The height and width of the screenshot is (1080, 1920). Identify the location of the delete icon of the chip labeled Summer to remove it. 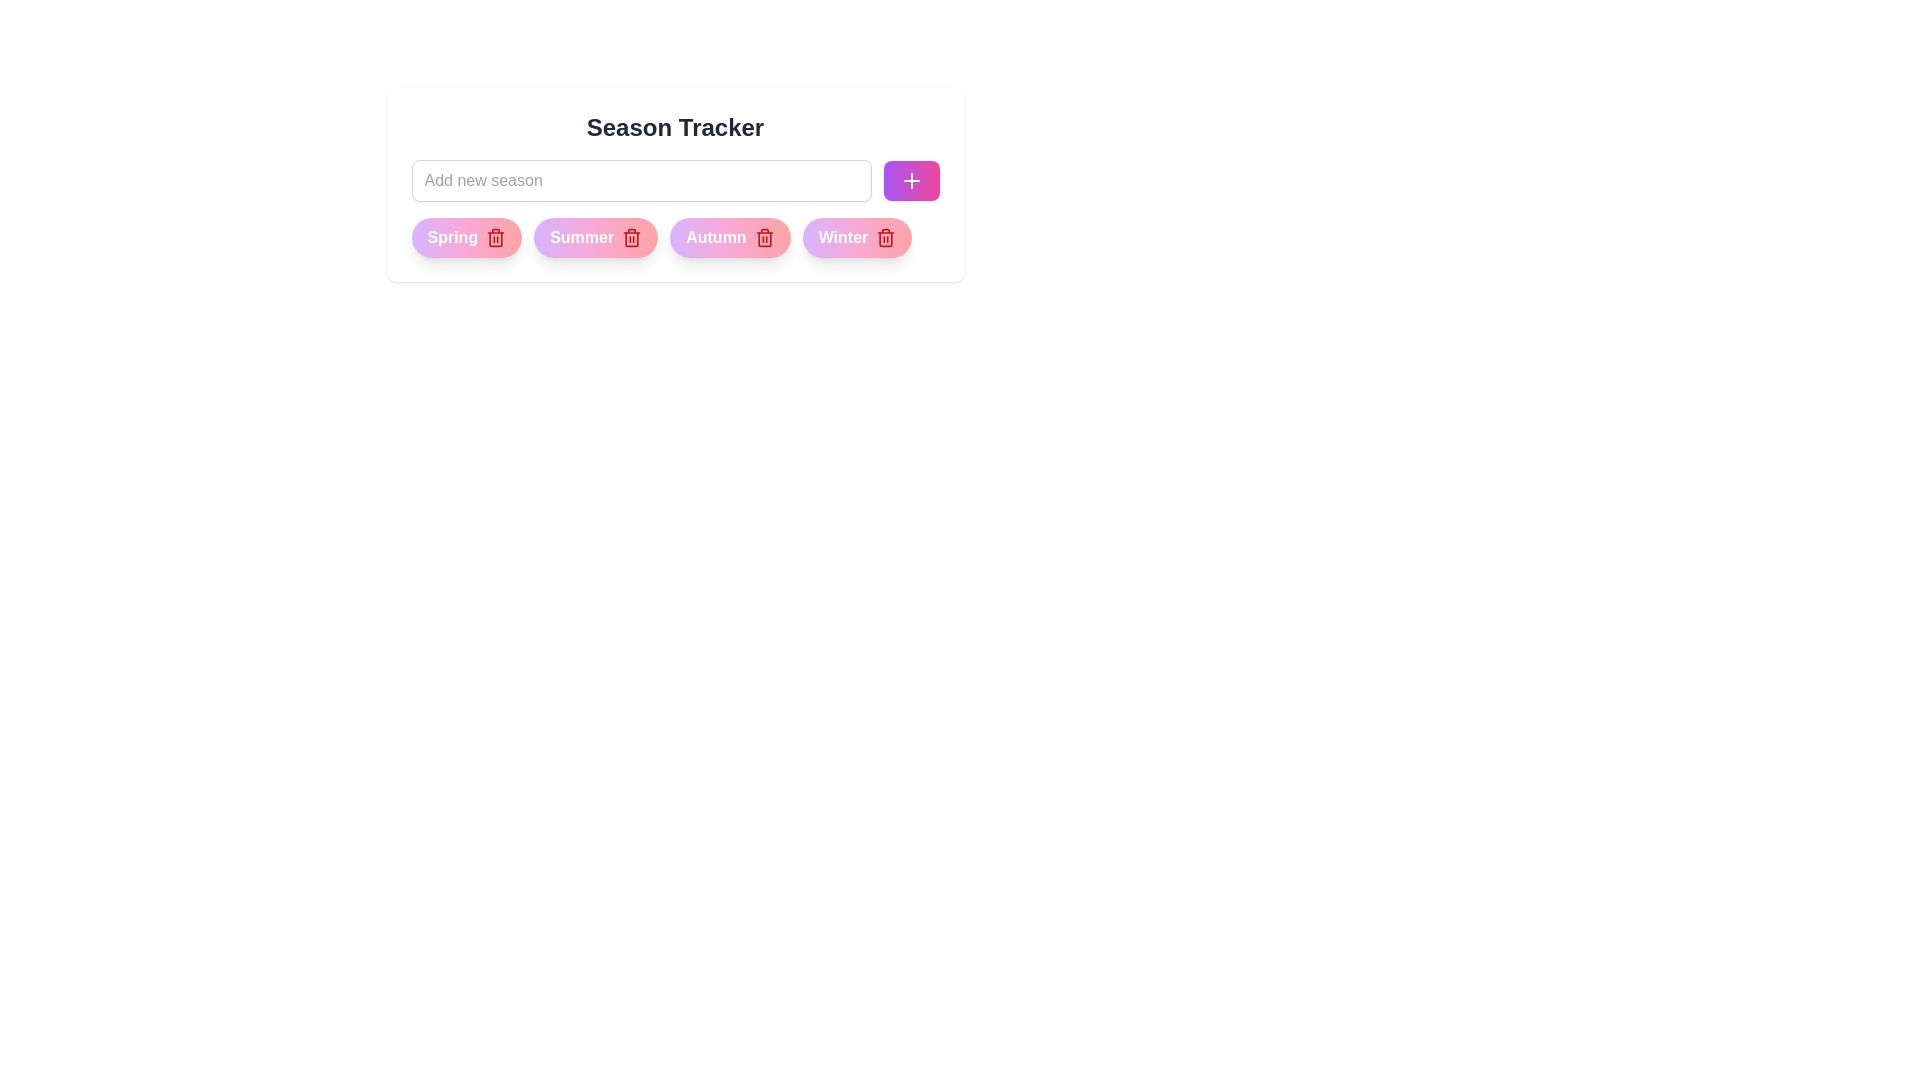
(631, 237).